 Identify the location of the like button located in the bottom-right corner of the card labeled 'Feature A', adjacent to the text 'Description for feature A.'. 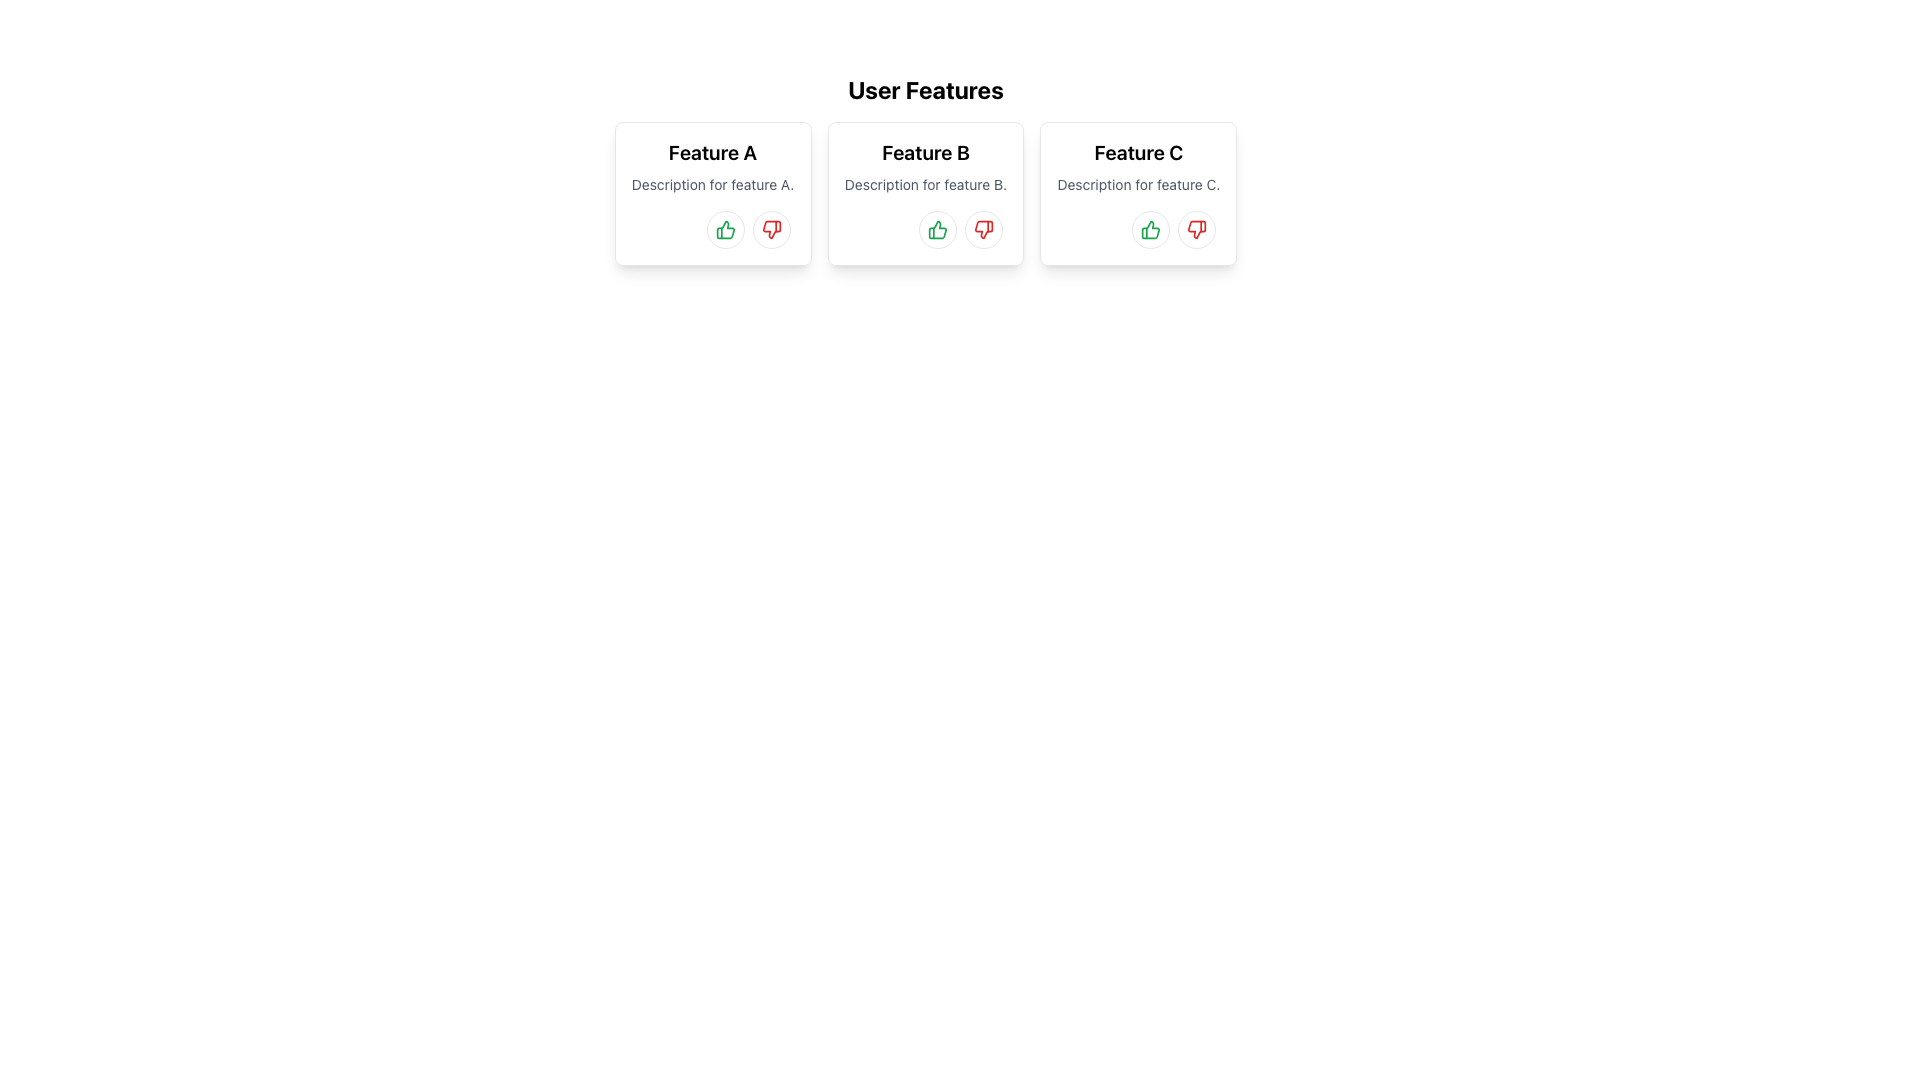
(713, 229).